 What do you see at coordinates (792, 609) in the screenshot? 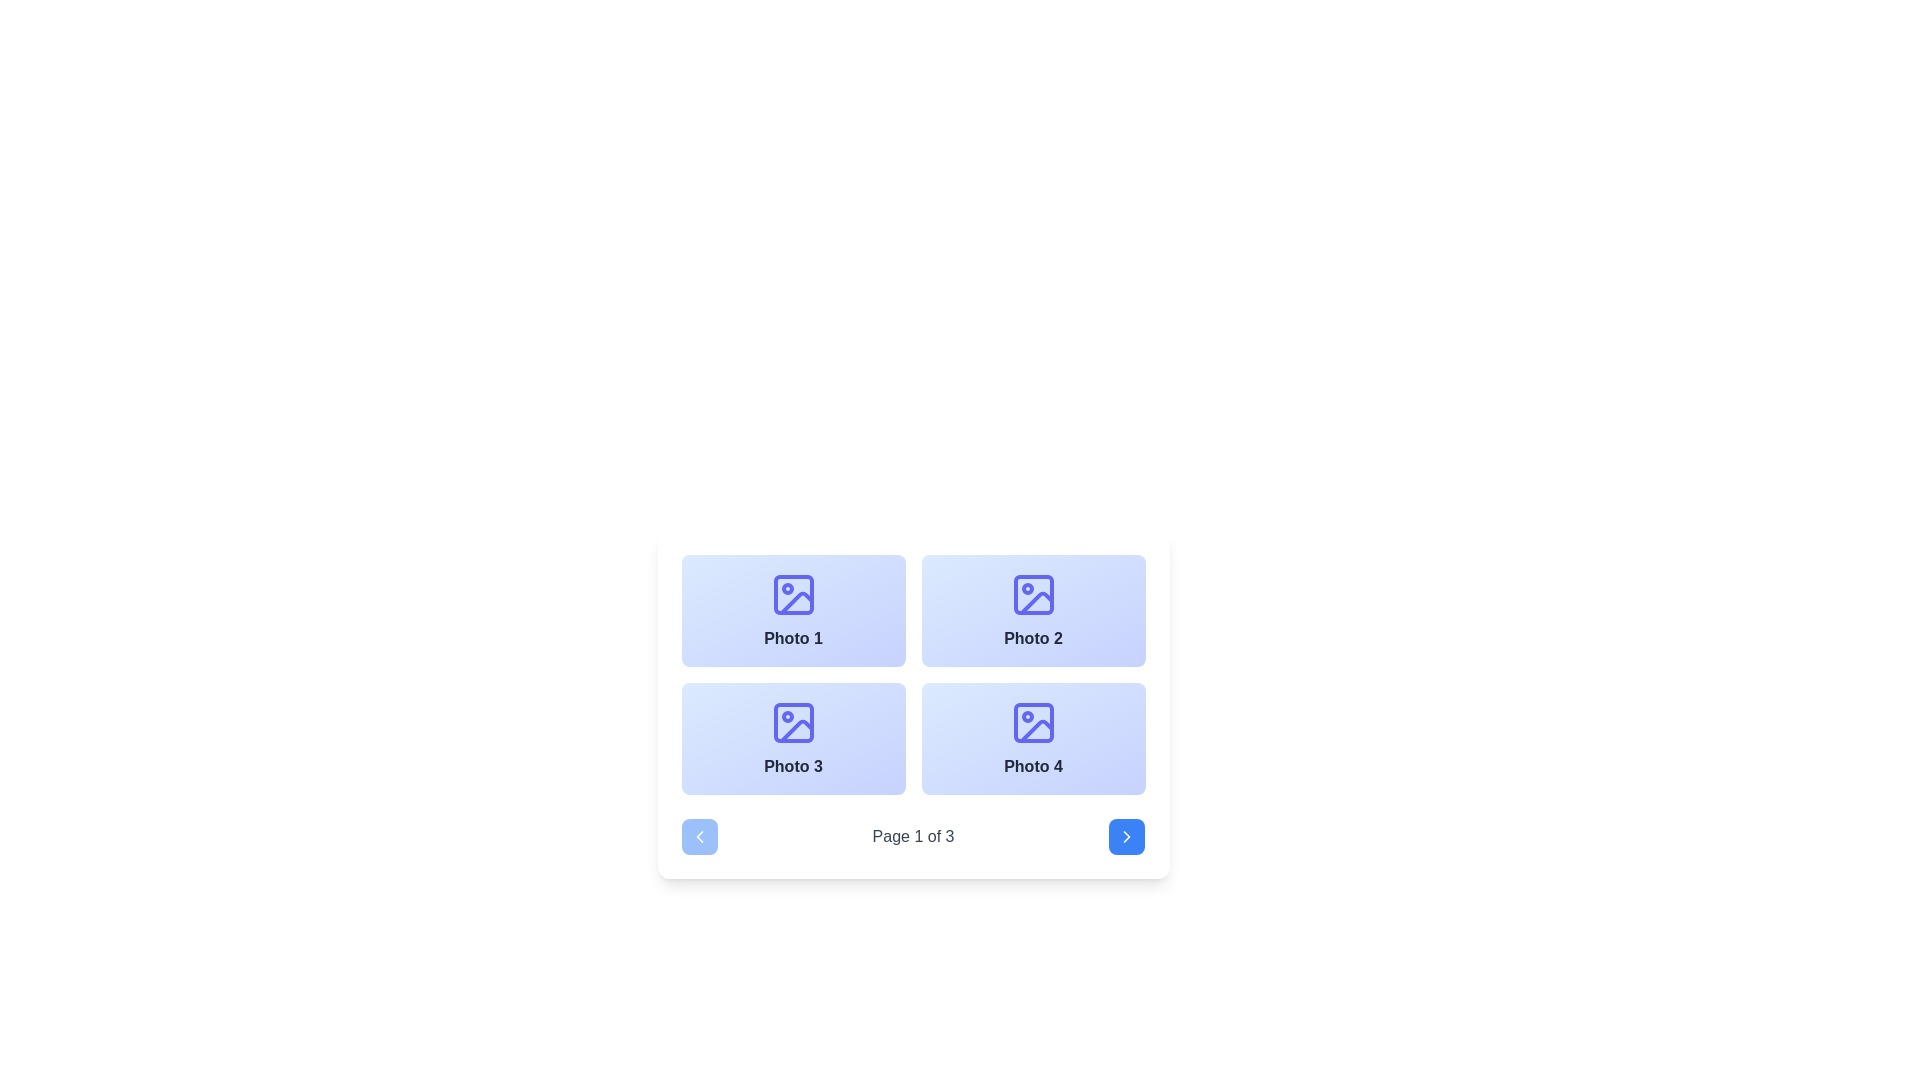
I see `the 'Photo 1' button or card element located in the upper-left corner of a 2x2 grid layout` at bounding box center [792, 609].